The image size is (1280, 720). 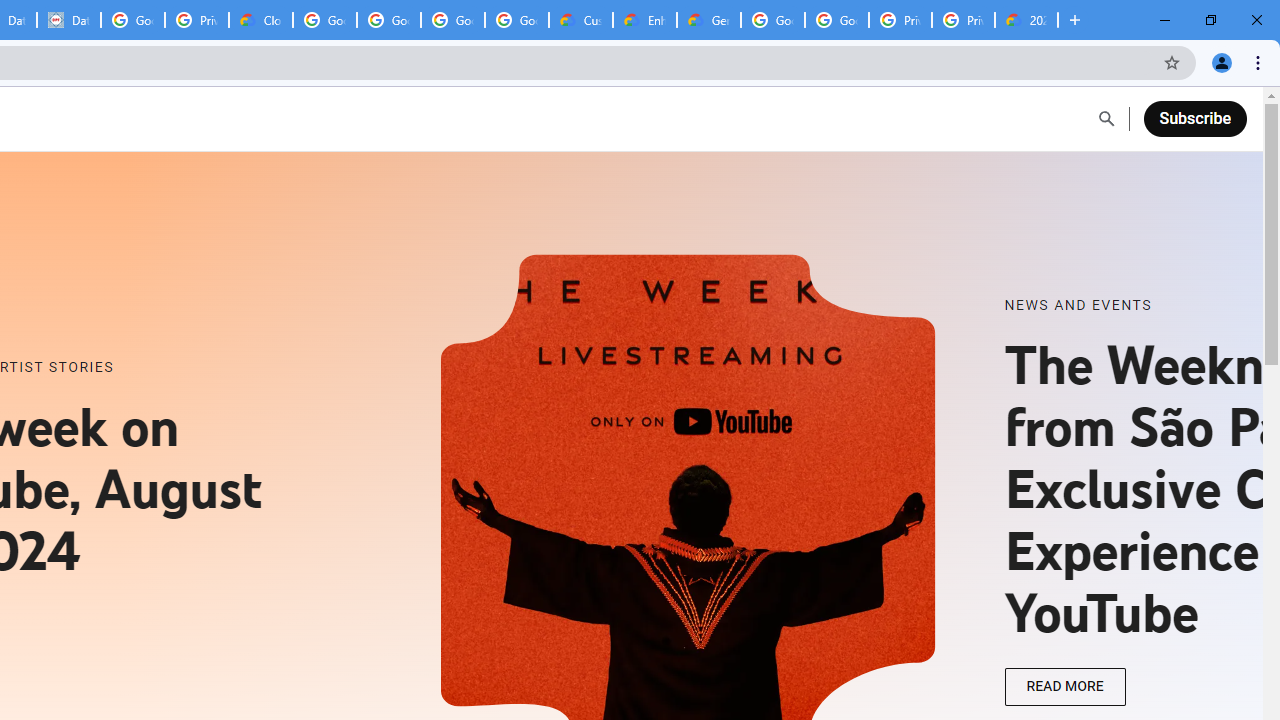 I want to click on 'Open Search', so click(x=1105, y=119).